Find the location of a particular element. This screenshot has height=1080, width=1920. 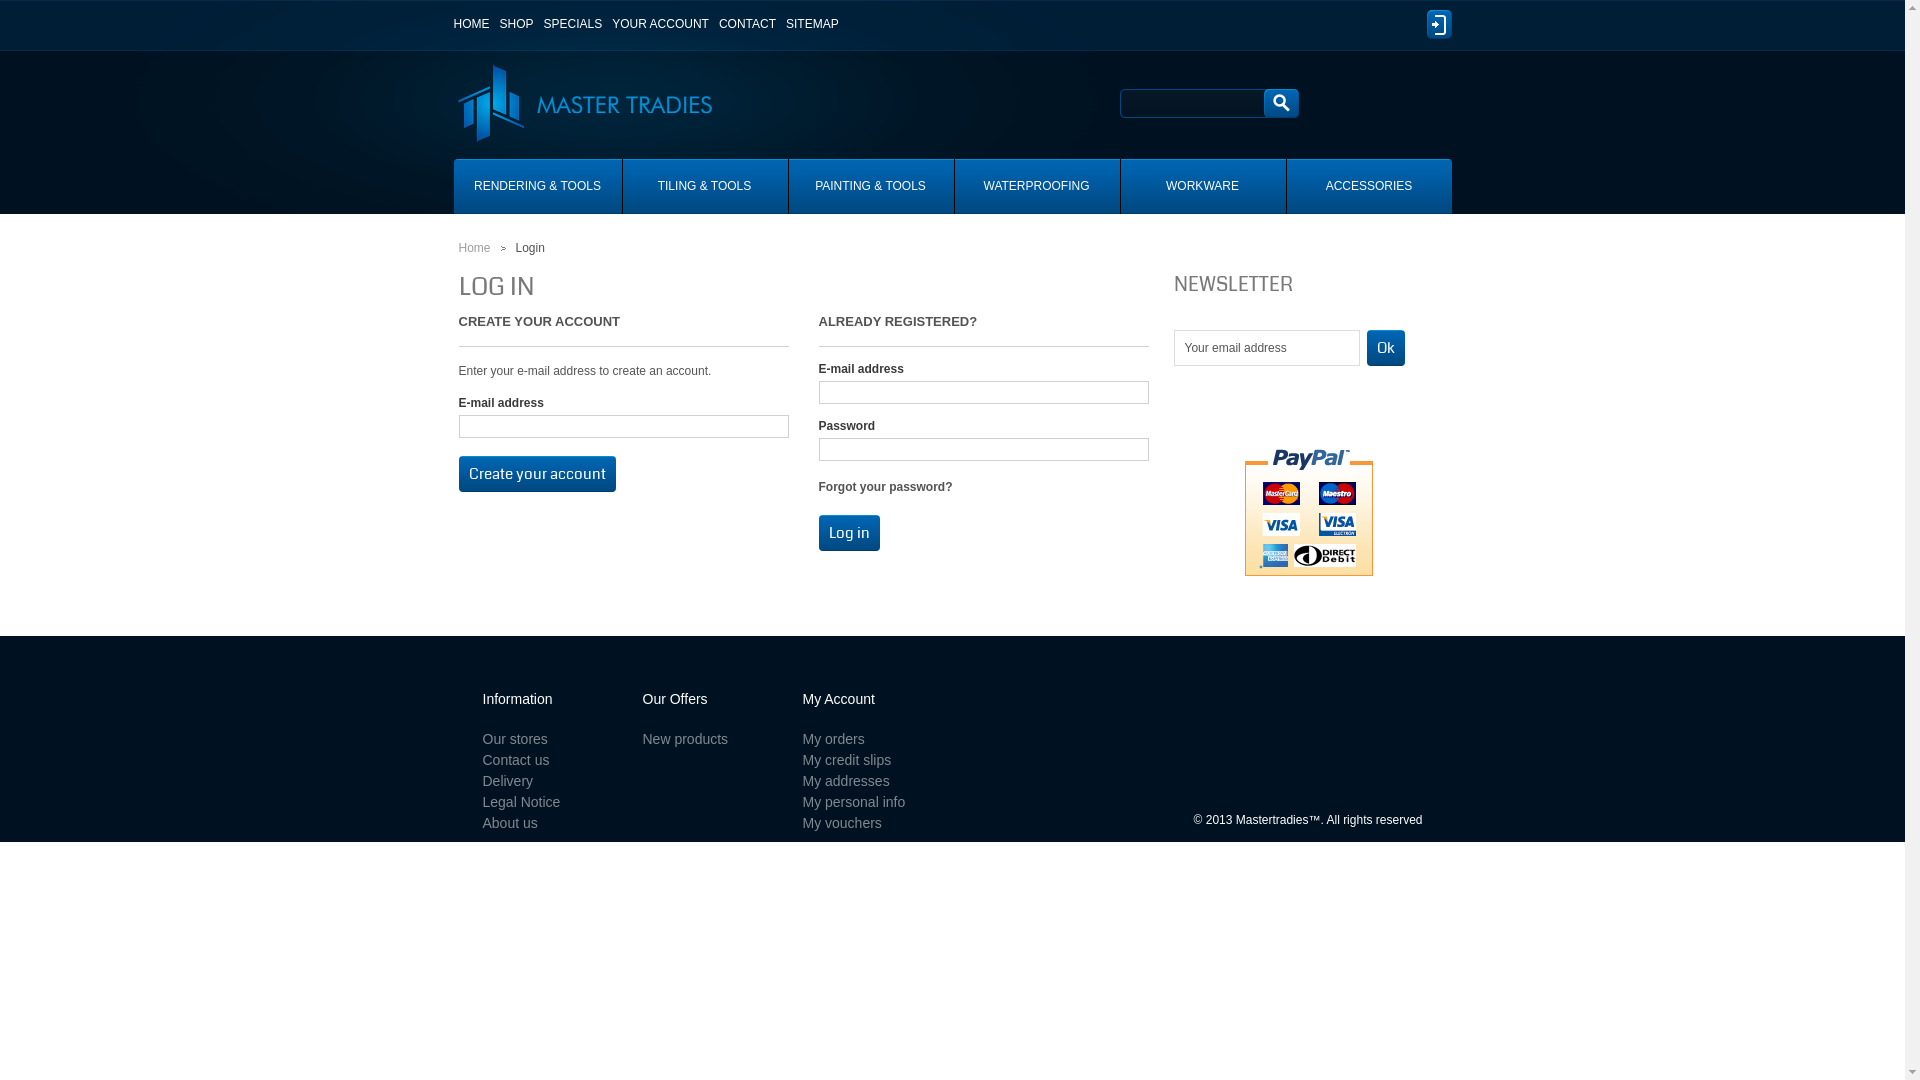

'My personal info' is located at coordinates (853, 801).